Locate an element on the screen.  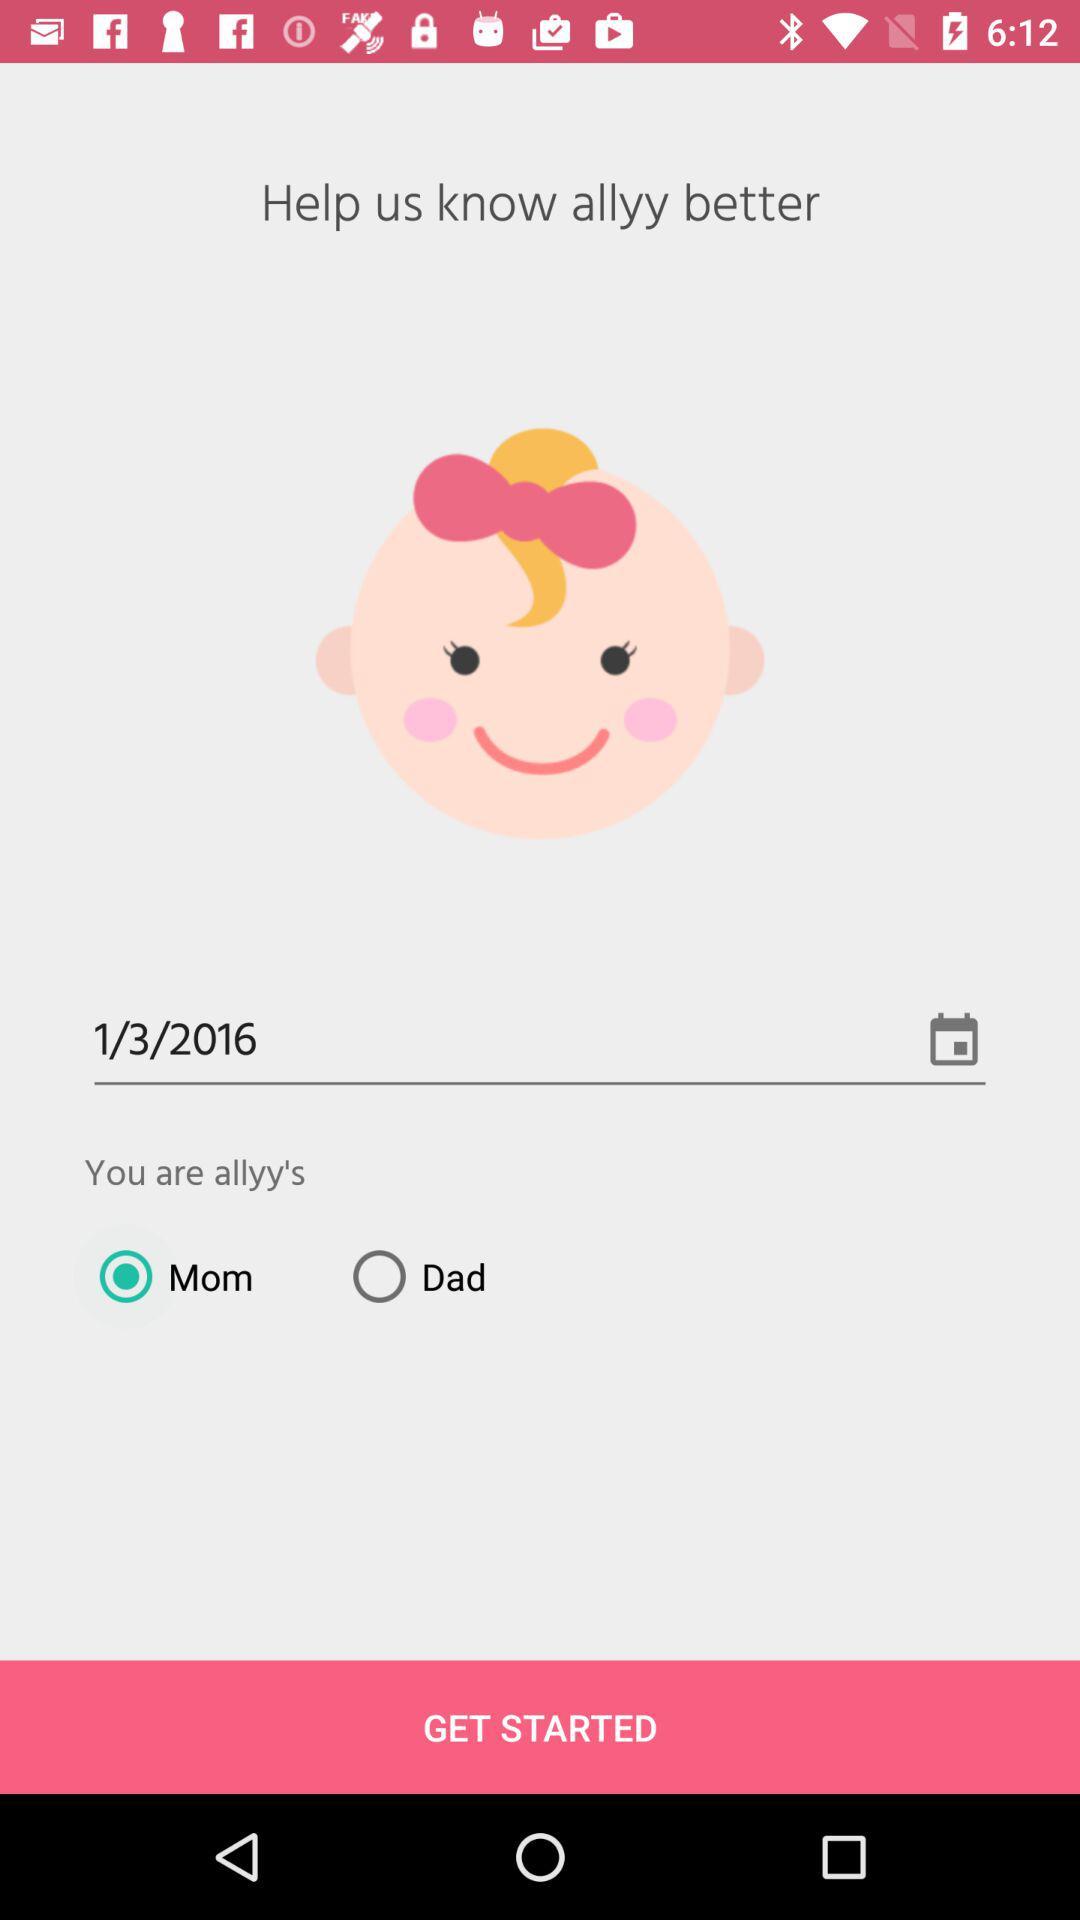
icon below you are allyy item is located at coordinates (167, 1275).